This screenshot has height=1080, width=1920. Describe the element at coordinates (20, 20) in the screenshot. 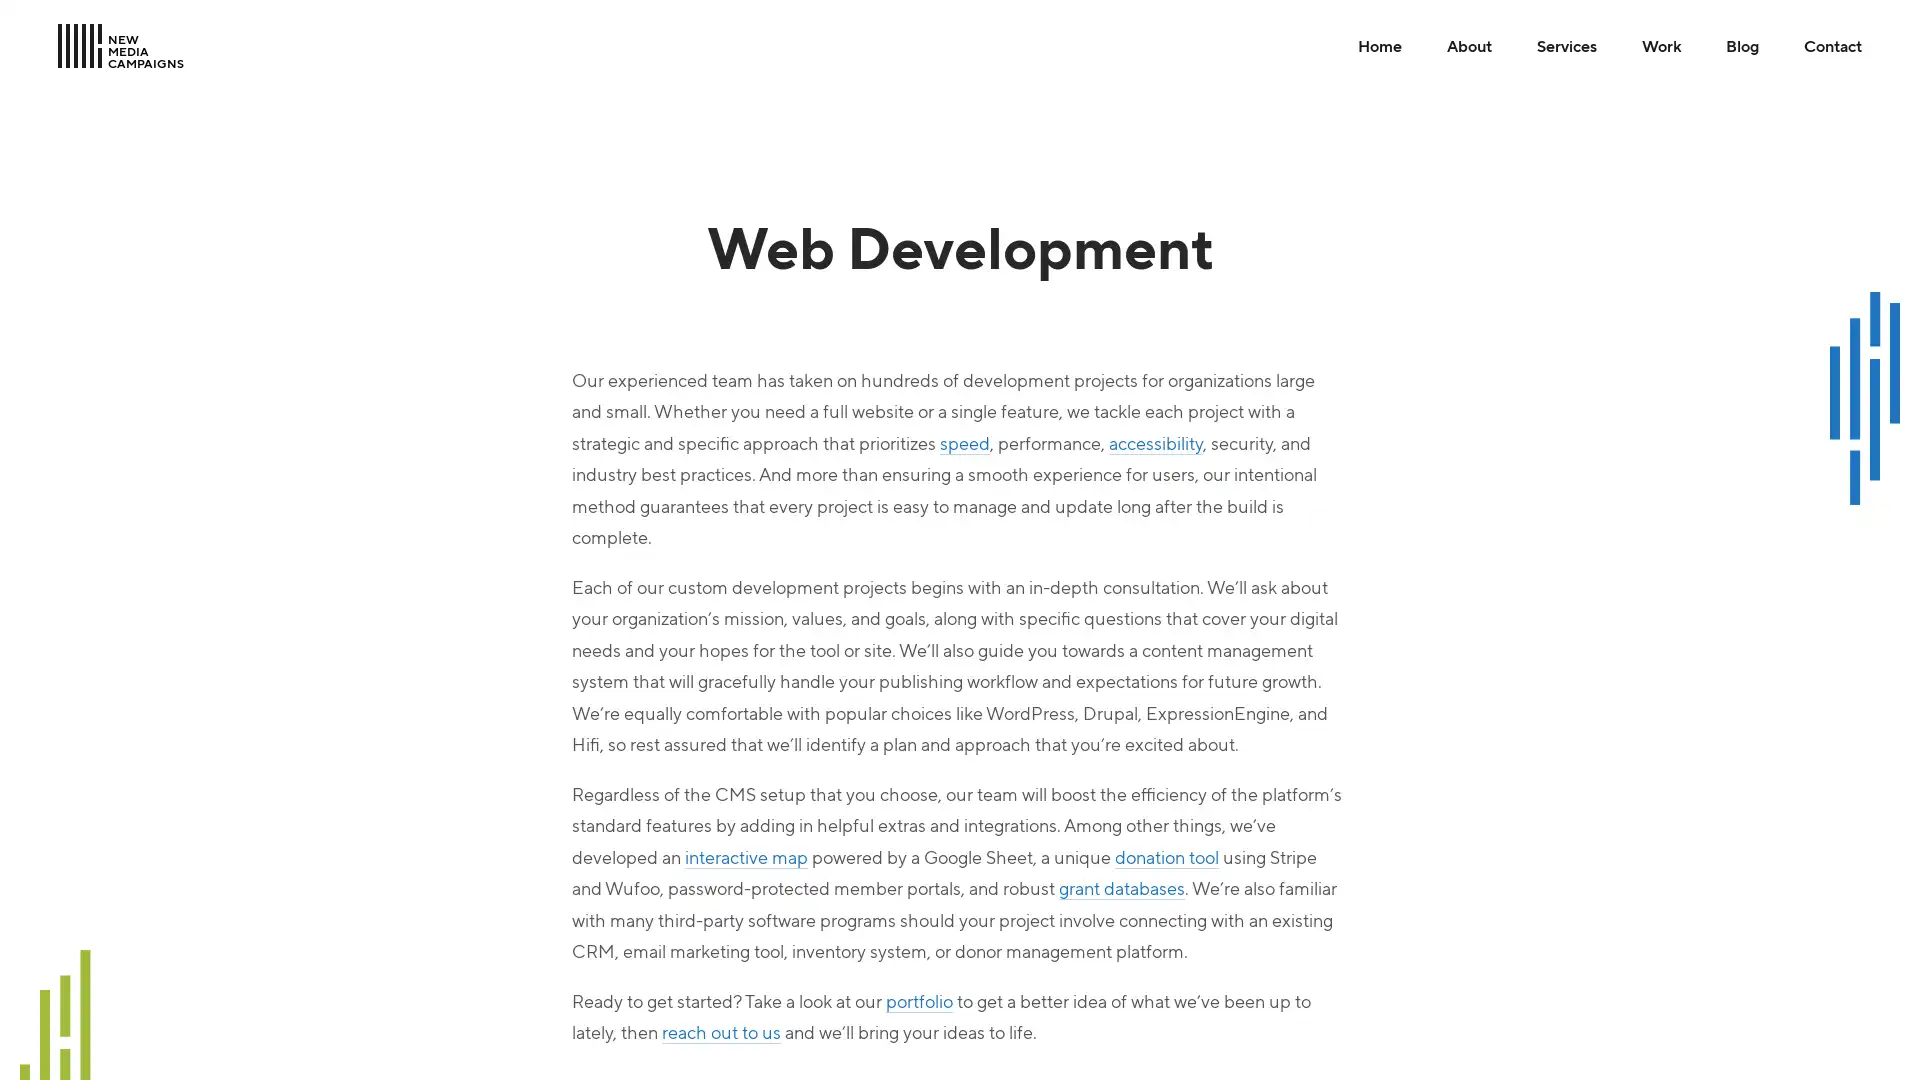

I see `Skip to Main Content` at that location.